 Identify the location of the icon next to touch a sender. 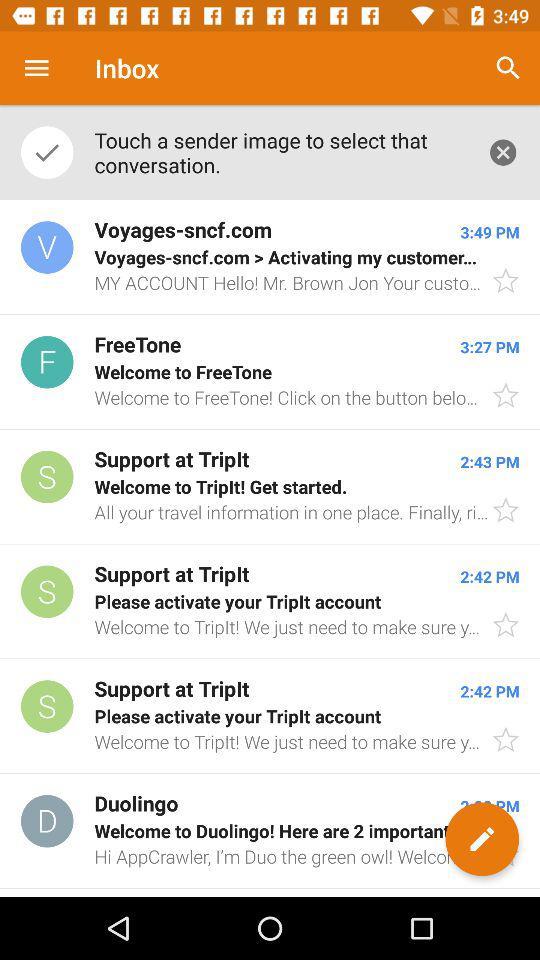
(508, 68).